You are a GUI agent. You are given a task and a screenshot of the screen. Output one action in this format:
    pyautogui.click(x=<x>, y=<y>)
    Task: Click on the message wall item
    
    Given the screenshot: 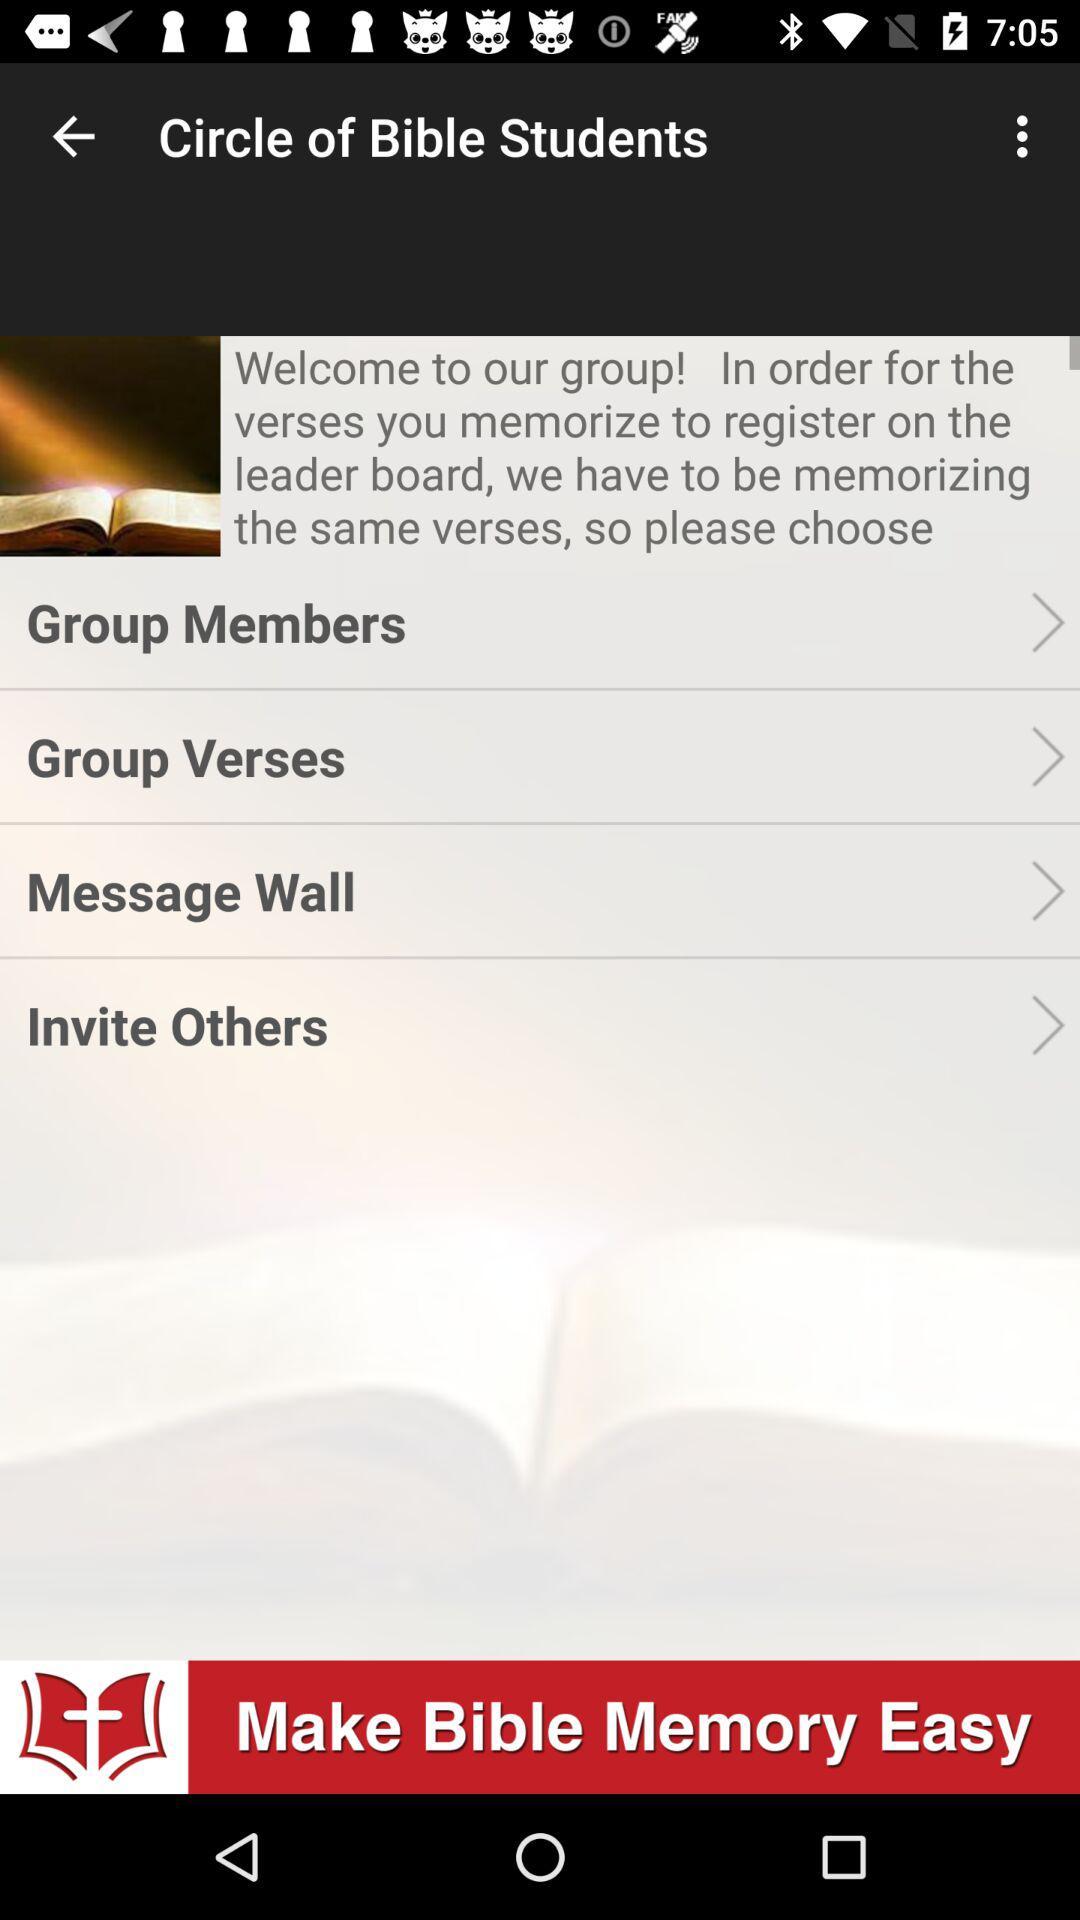 What is the action you would take?
    pyautogui.click(x=527, y=889)
    